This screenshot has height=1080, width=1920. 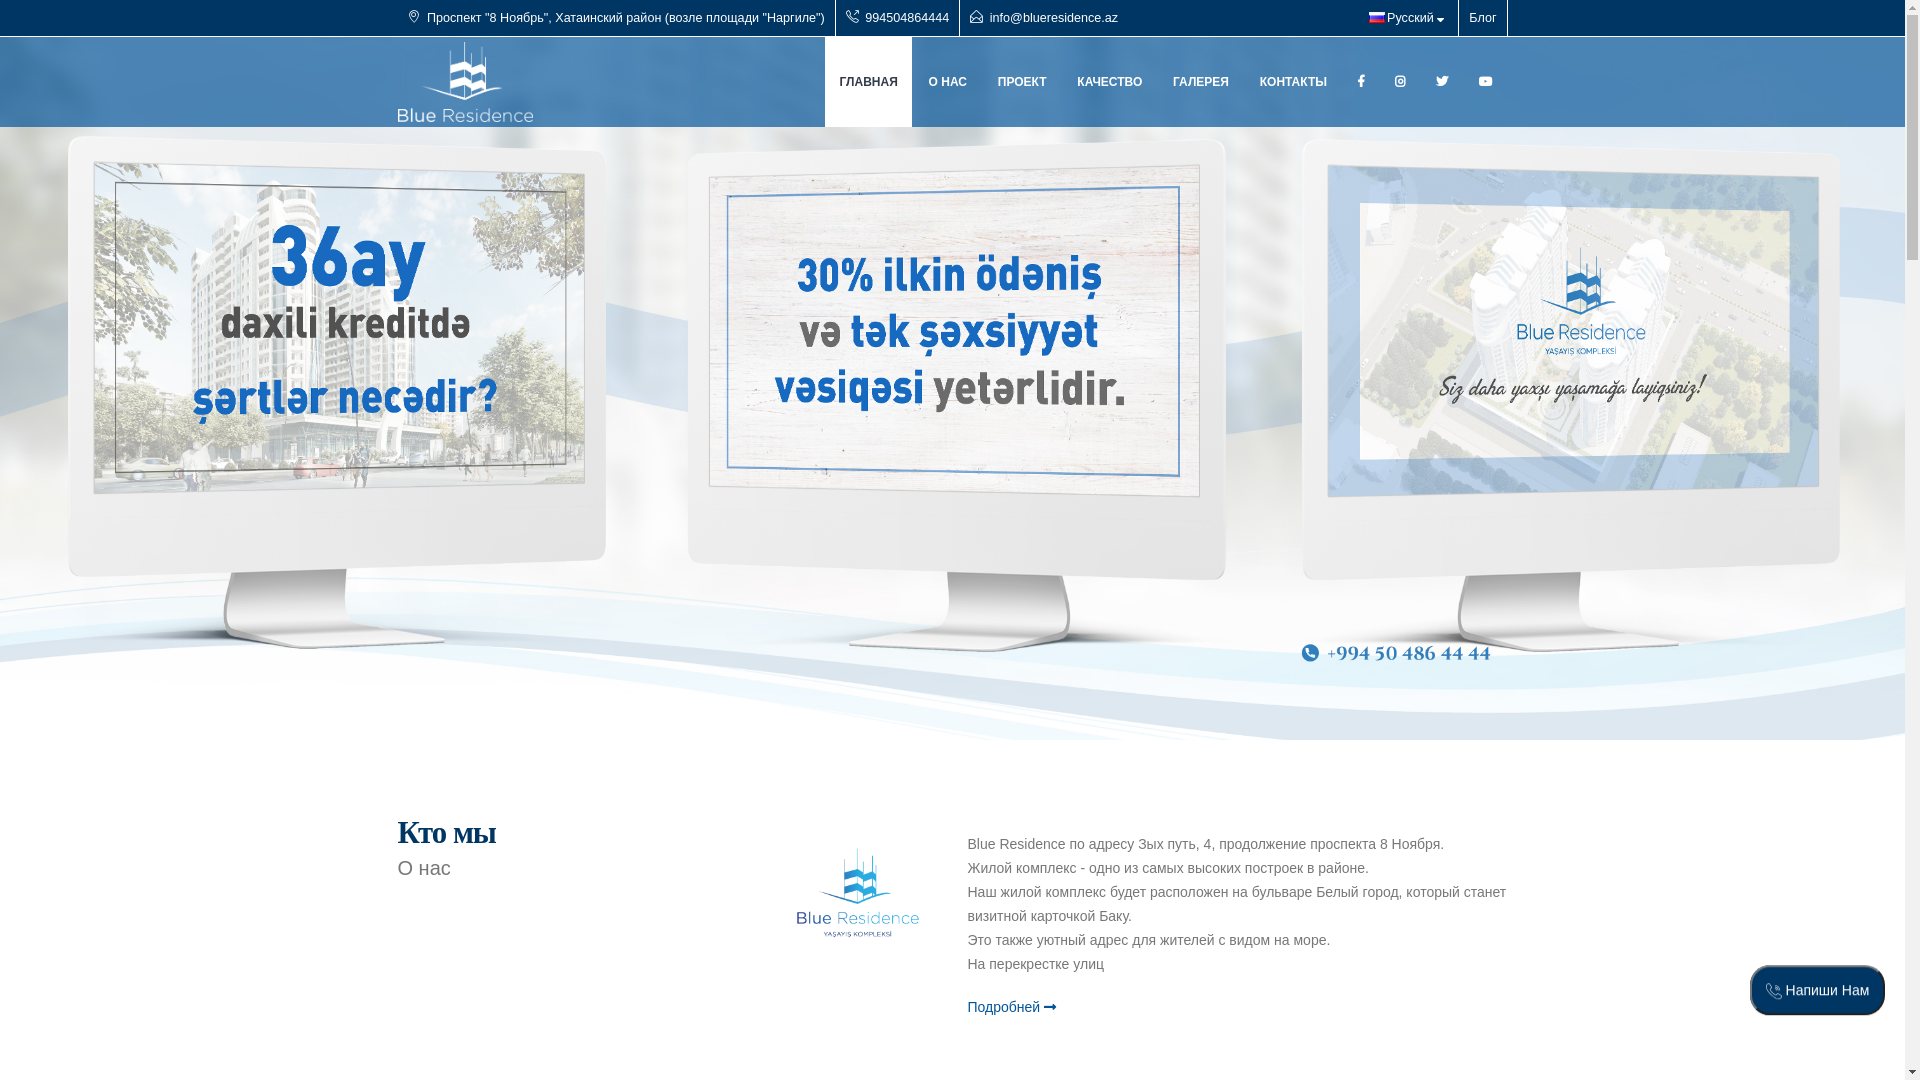 What do you see at coordinates (1399, 80) in the screenshot?
I see `'Instagram'` at bounding box center [1399, 80].